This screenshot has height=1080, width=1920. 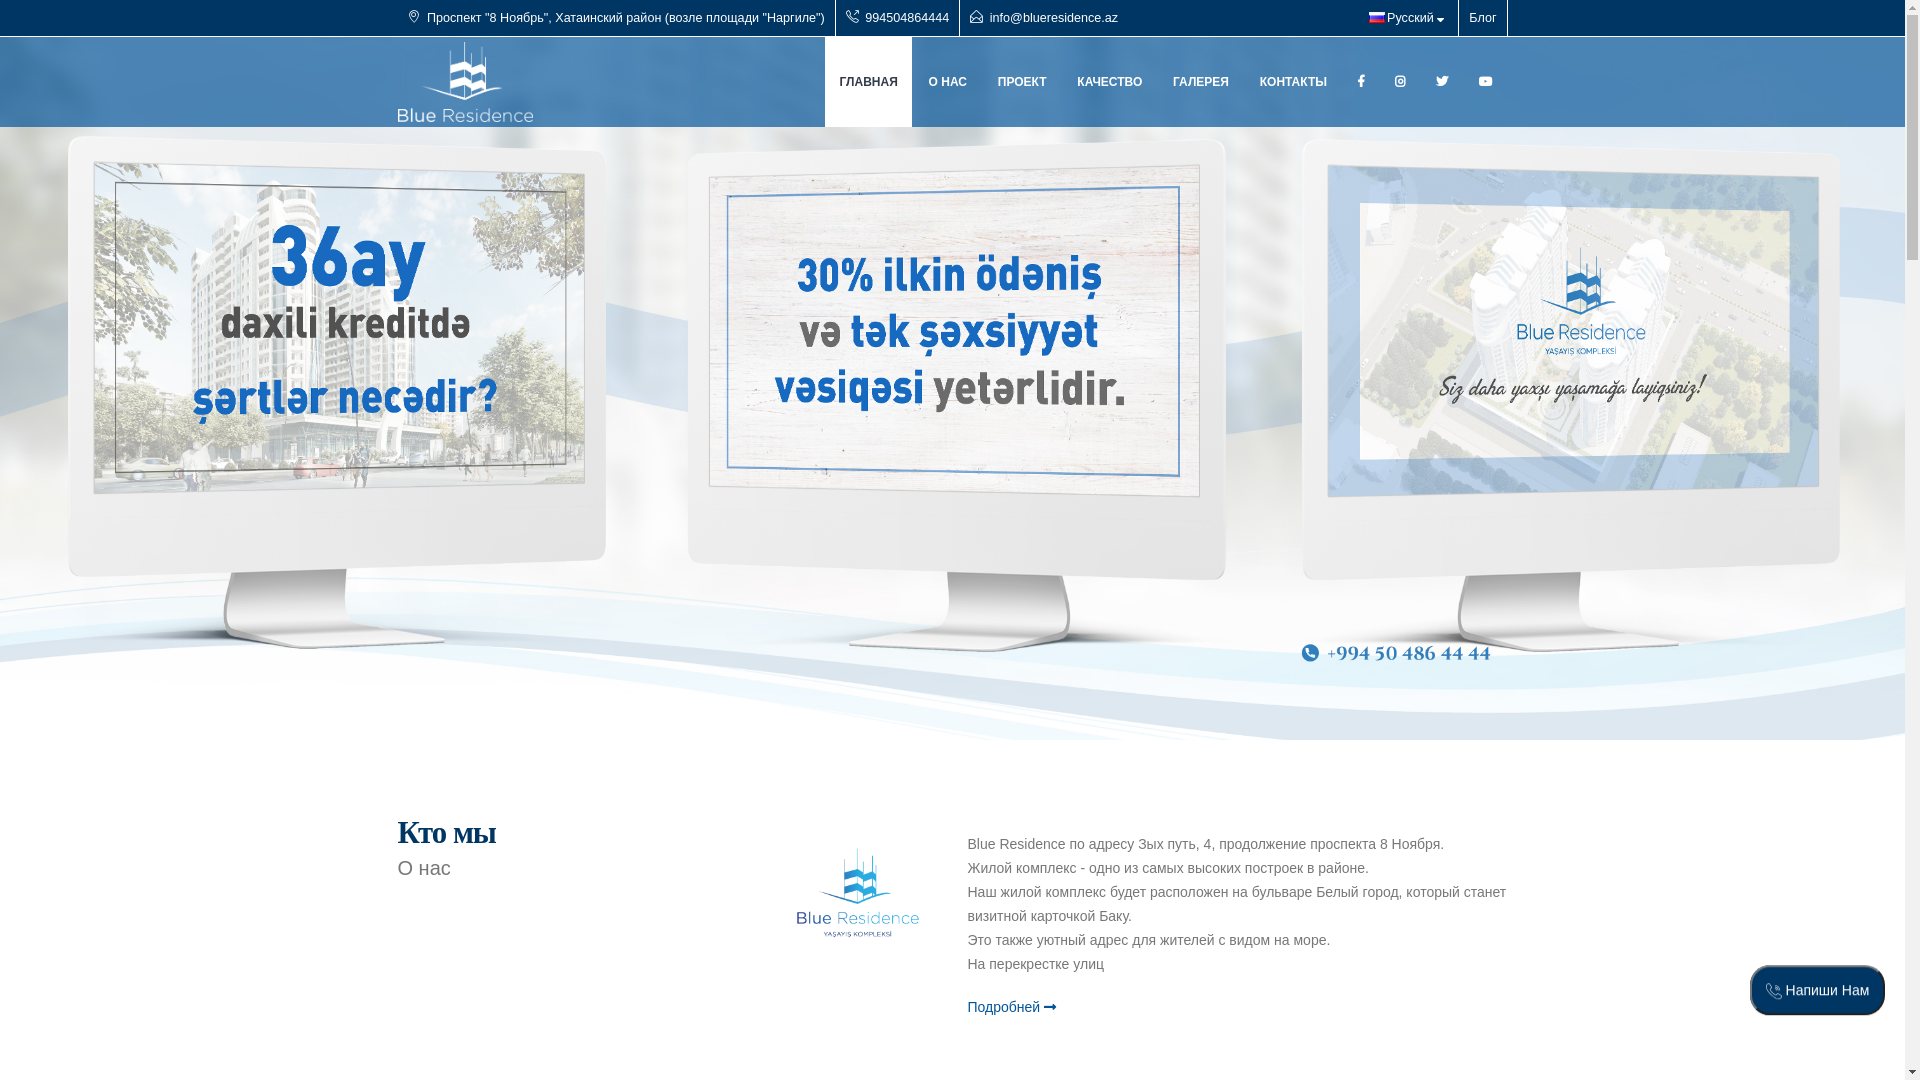 What do you see at coordinates (1399, 80) in the screenshot?
I see `'Instagram'` at bounding box center [1399, 80].